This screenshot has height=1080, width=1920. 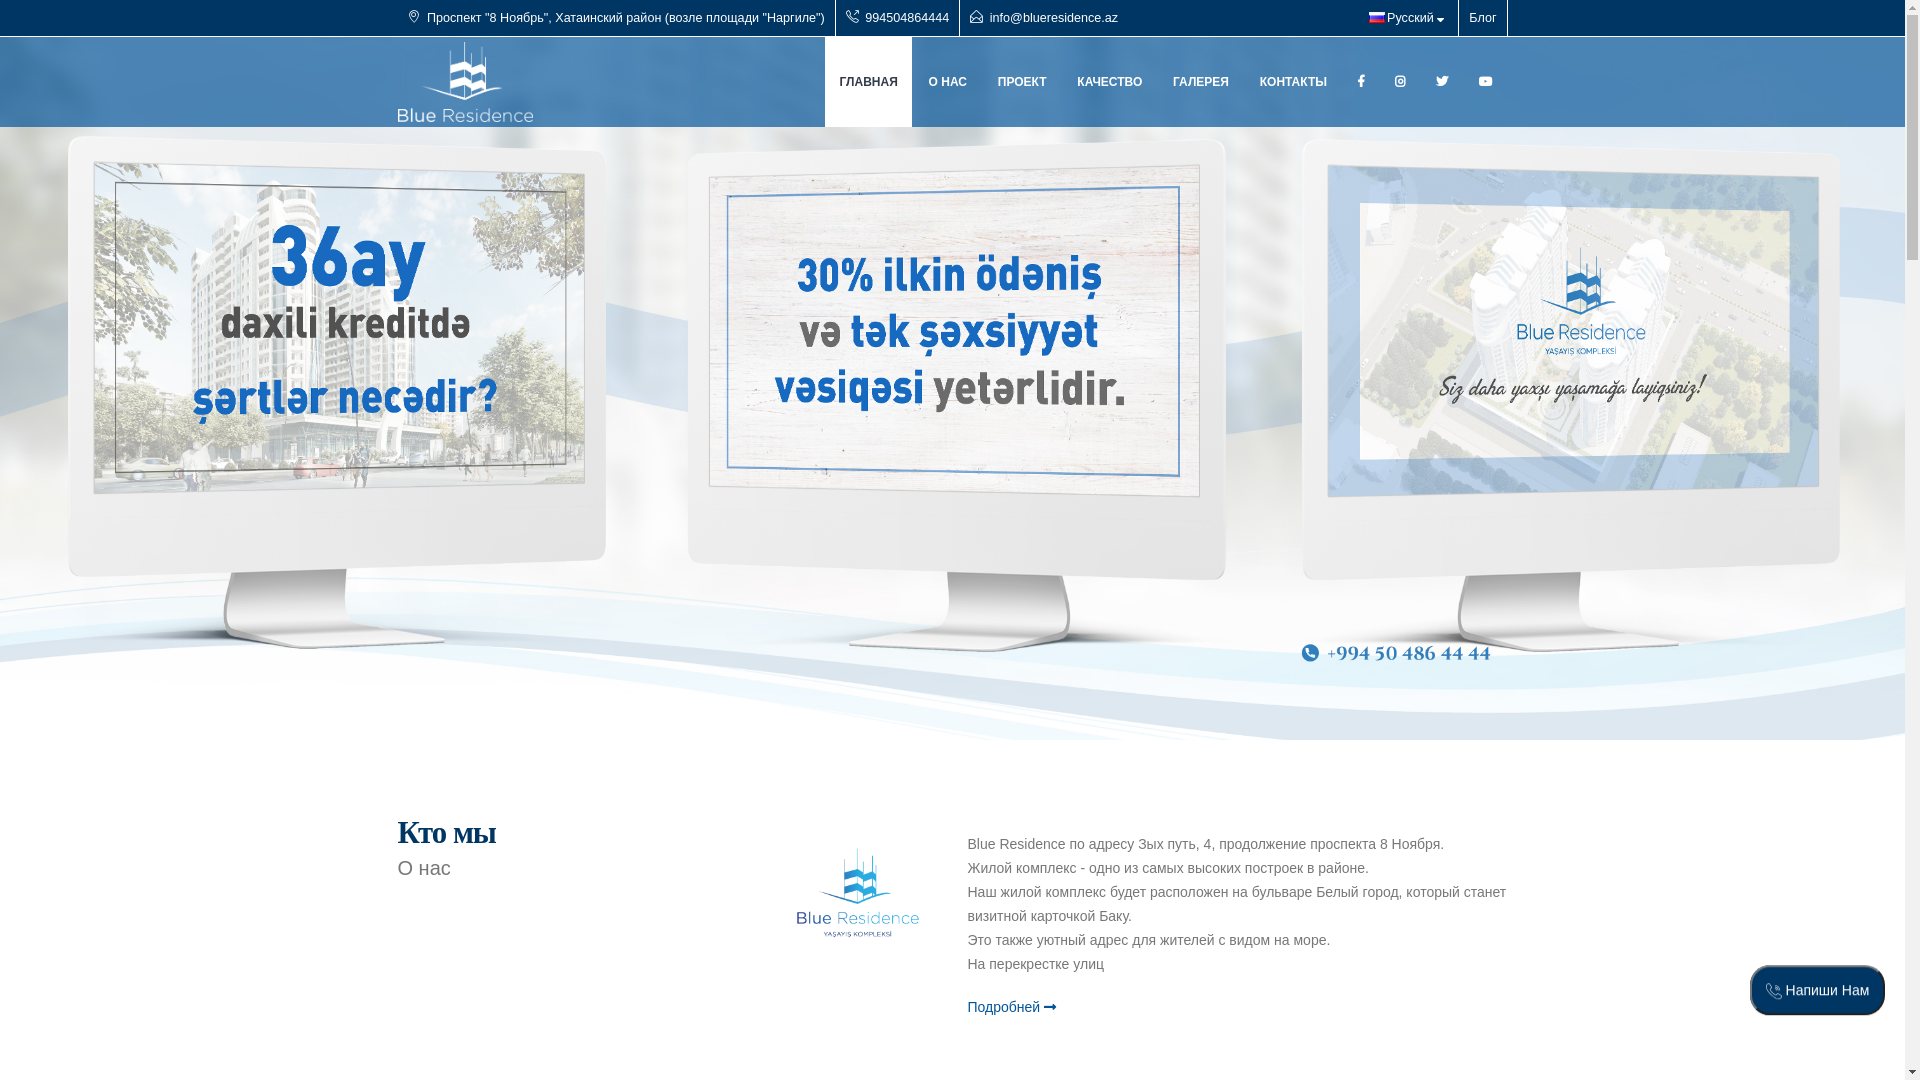 What do you see at coordinates (1399, 80) in the screenshot?
I see `'Instagram'` at bounding box center [1399, 80].